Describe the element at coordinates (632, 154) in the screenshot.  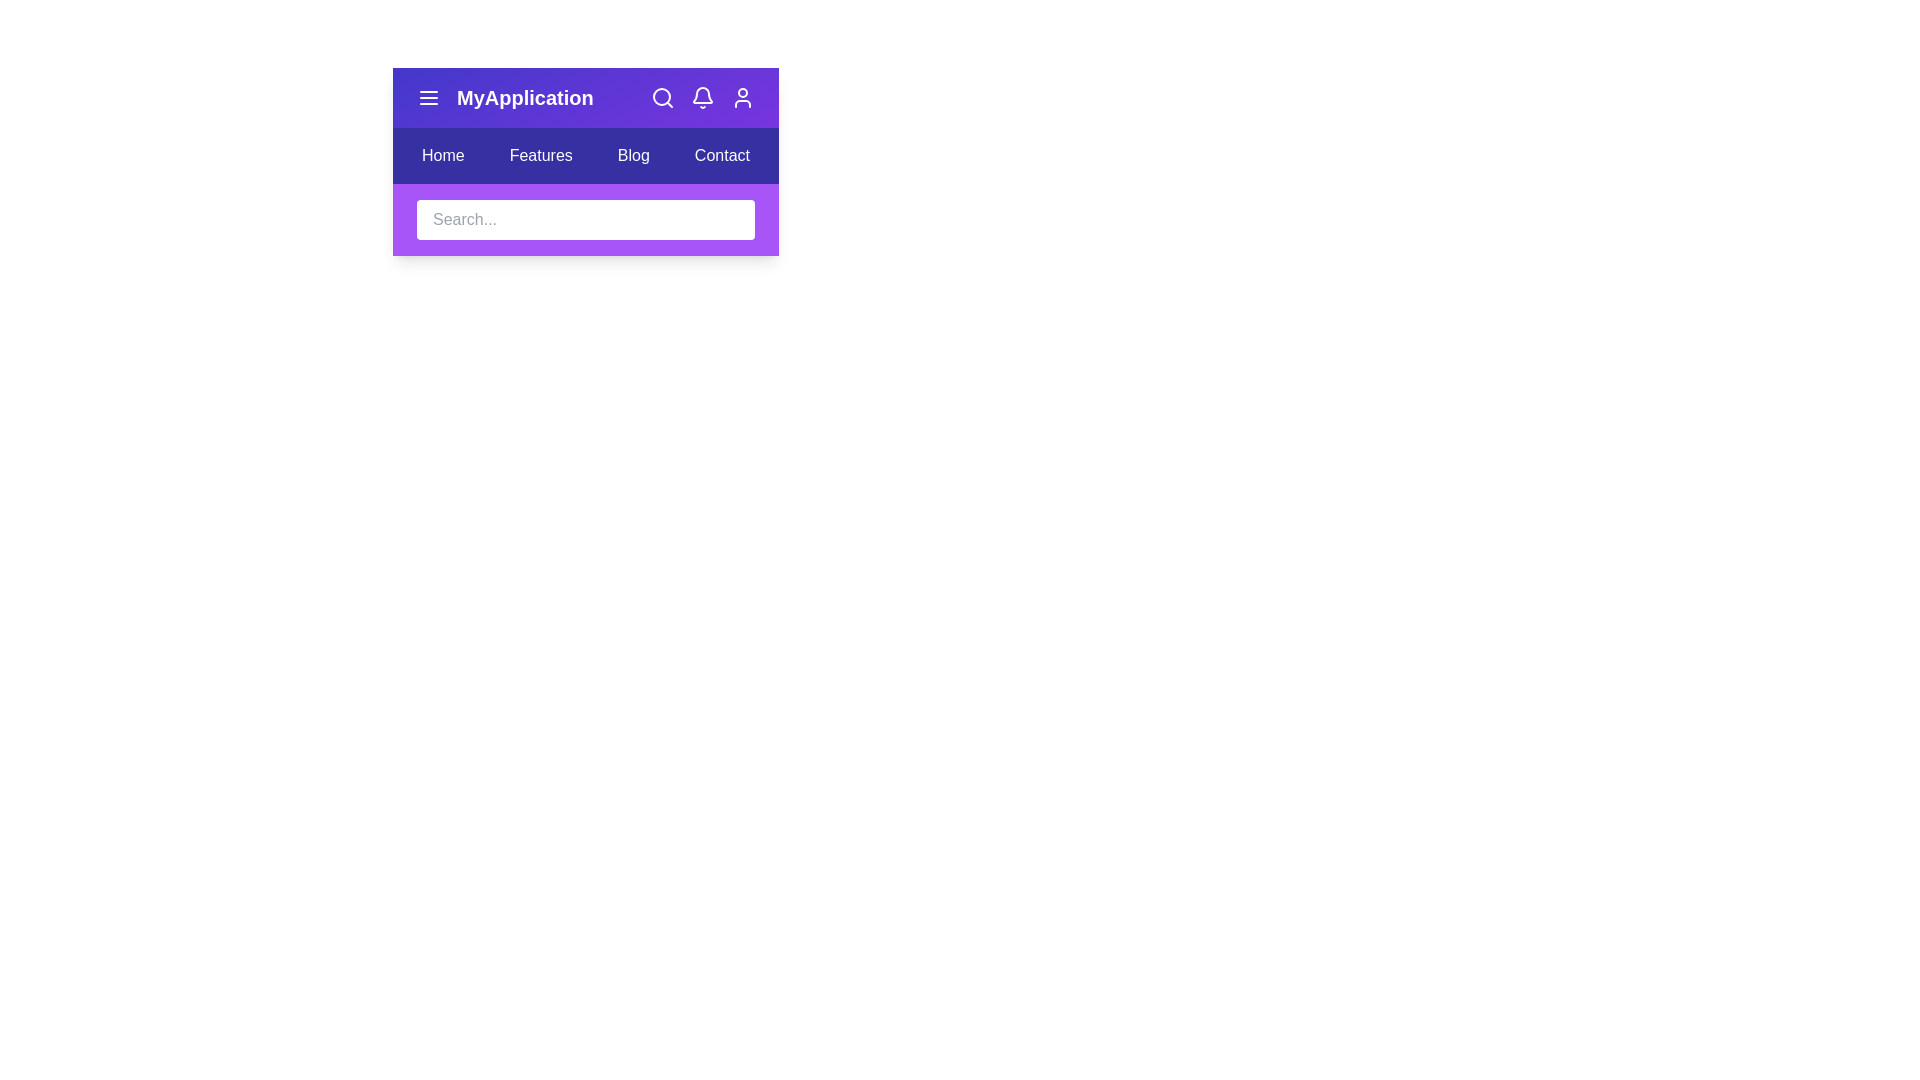
I see `the menu item labeled Blog` at that location.